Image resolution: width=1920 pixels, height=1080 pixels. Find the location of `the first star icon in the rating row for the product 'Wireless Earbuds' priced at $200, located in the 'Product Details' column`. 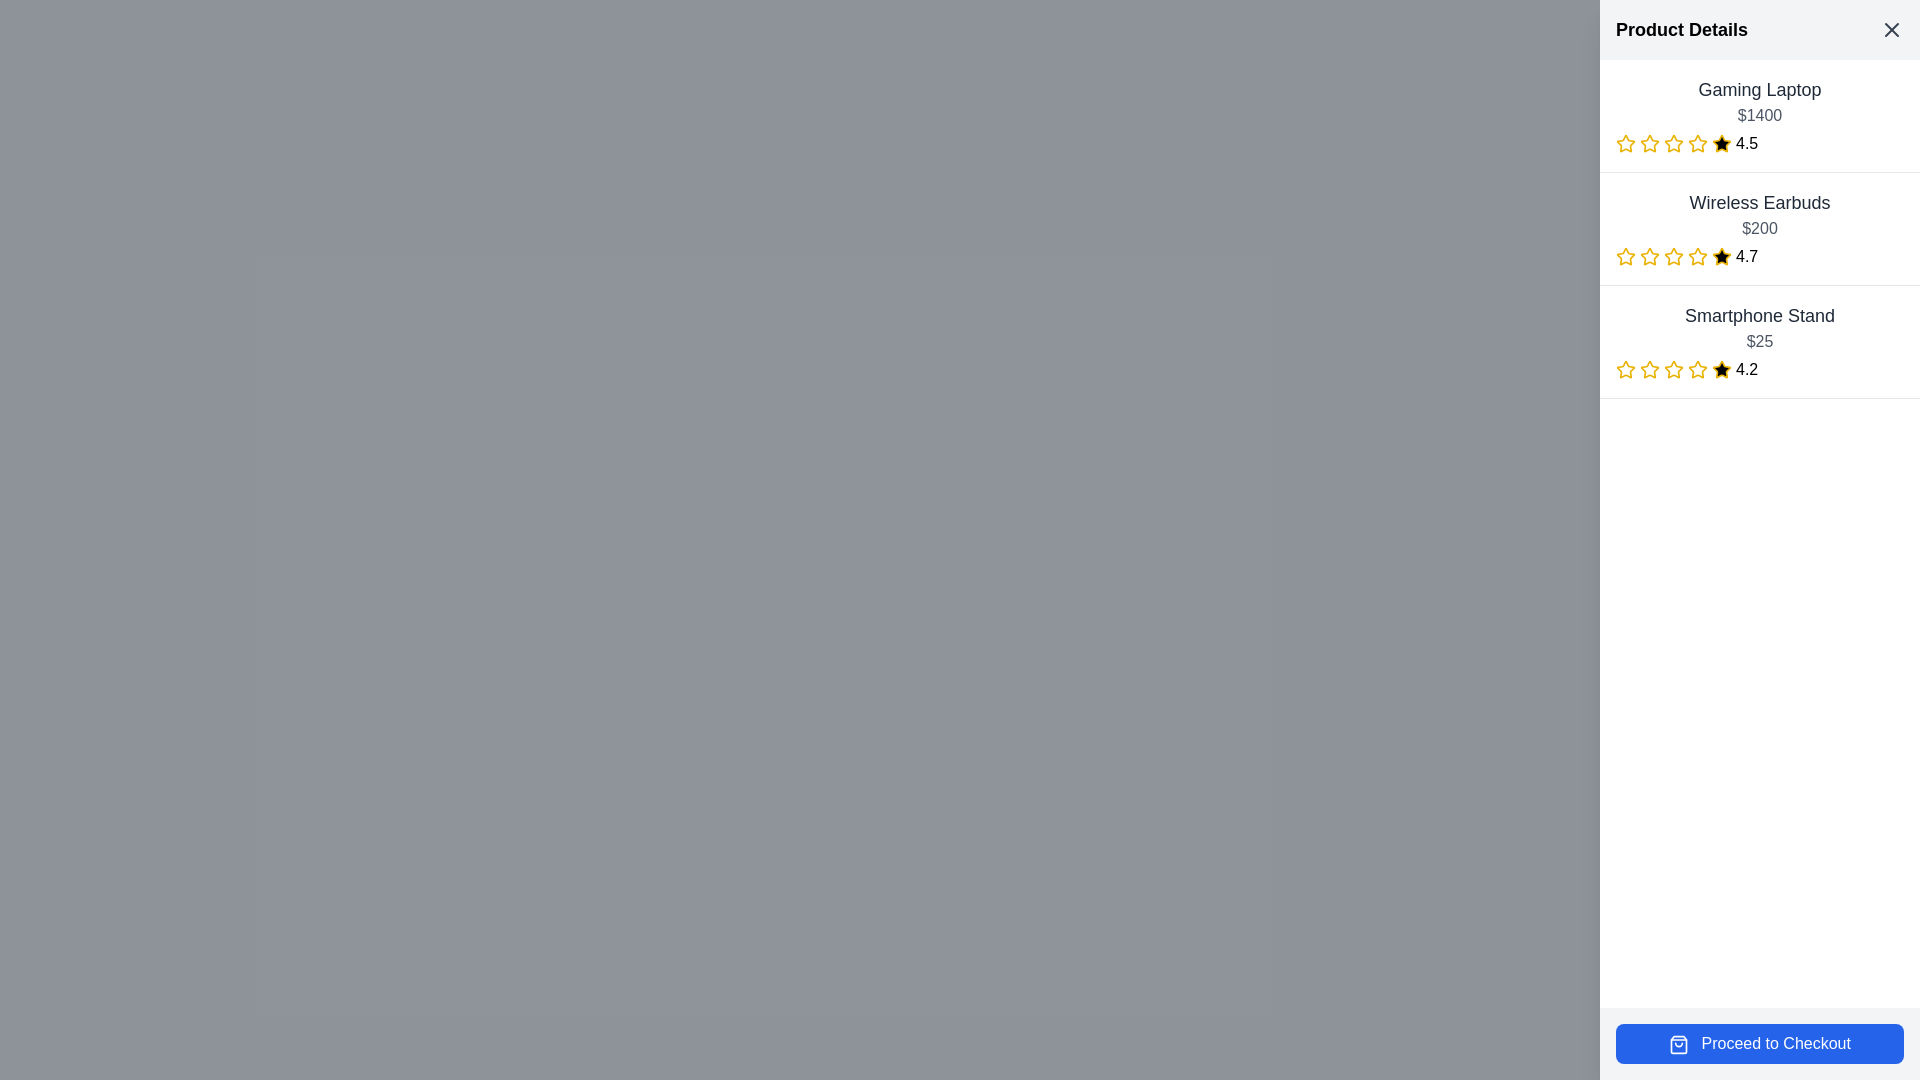

the first star icon in the rating row for the product 'Wireless Earbuds' priced at $200, located in the 'Product Details' column is located at coordinates (1626, 256).